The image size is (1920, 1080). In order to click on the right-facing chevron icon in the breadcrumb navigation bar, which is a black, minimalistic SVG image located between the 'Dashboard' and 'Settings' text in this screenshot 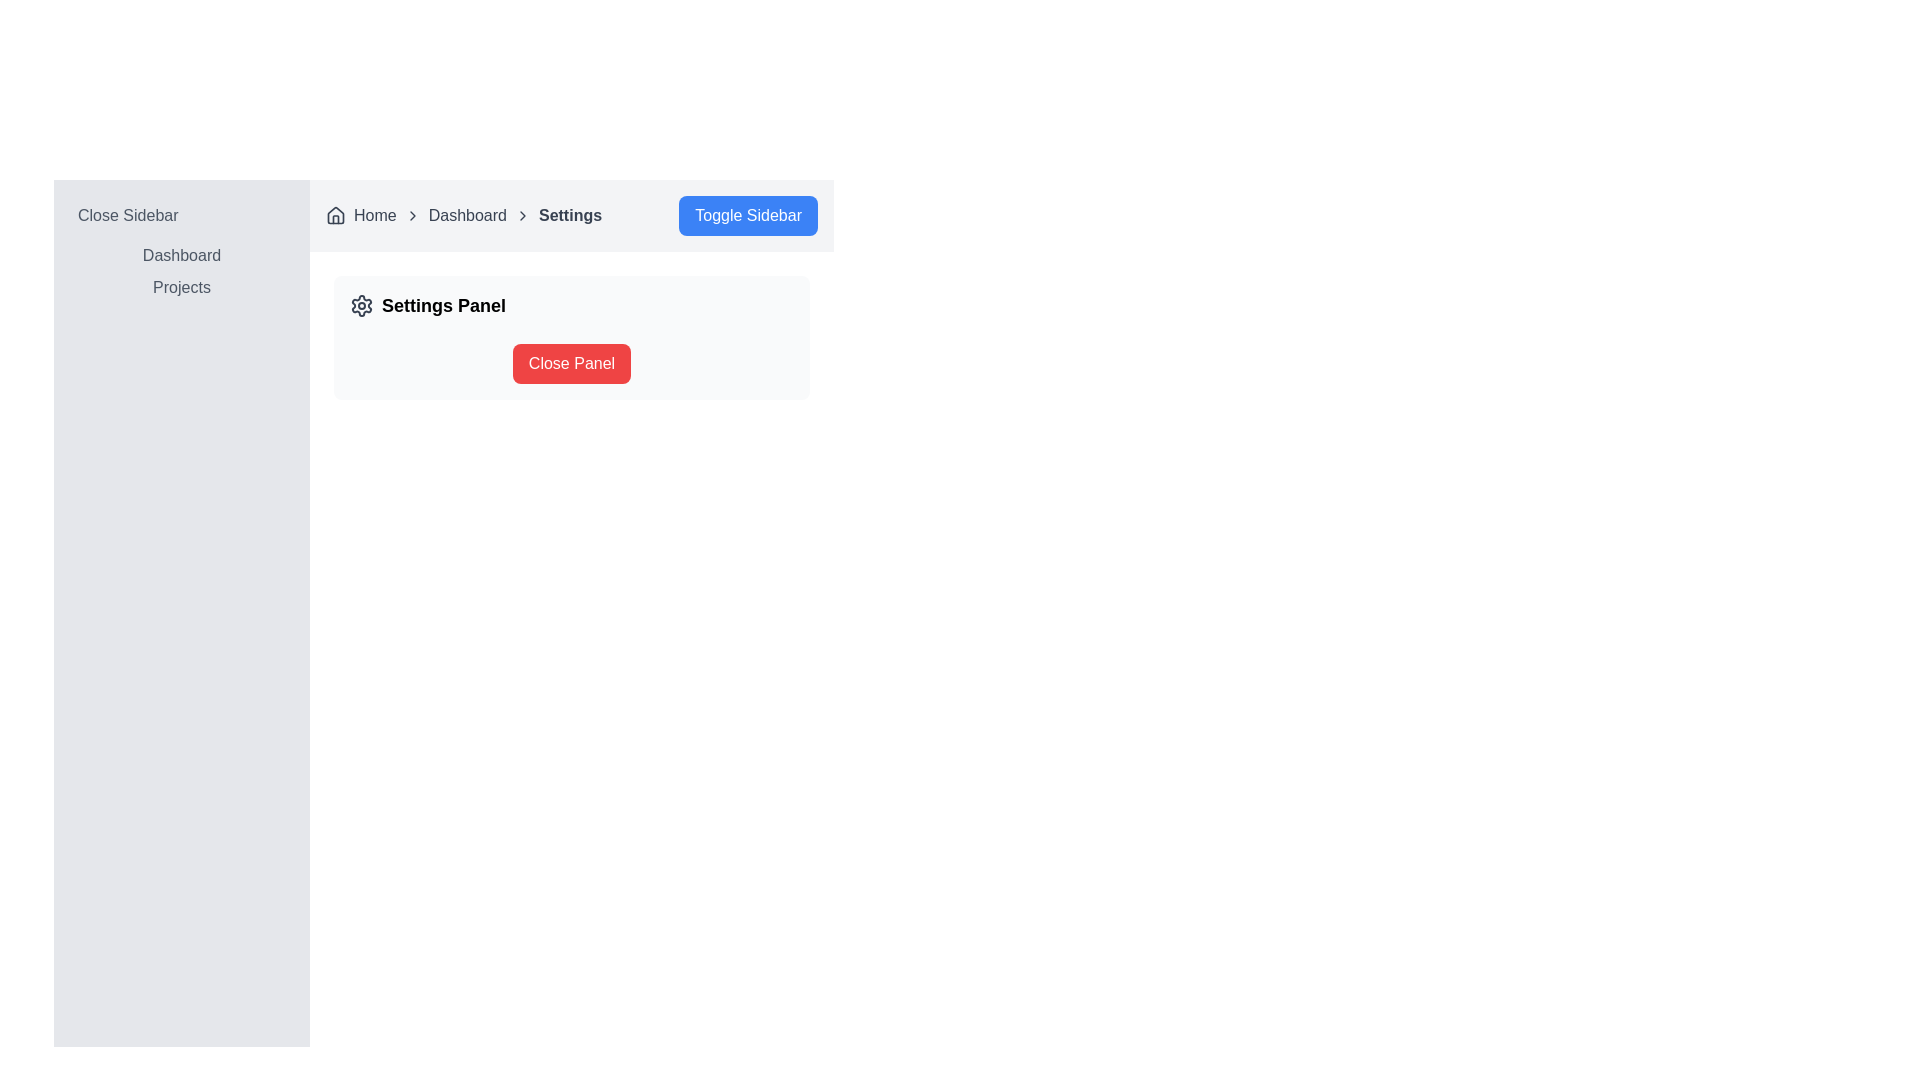, I will do `click(523, 216)`.